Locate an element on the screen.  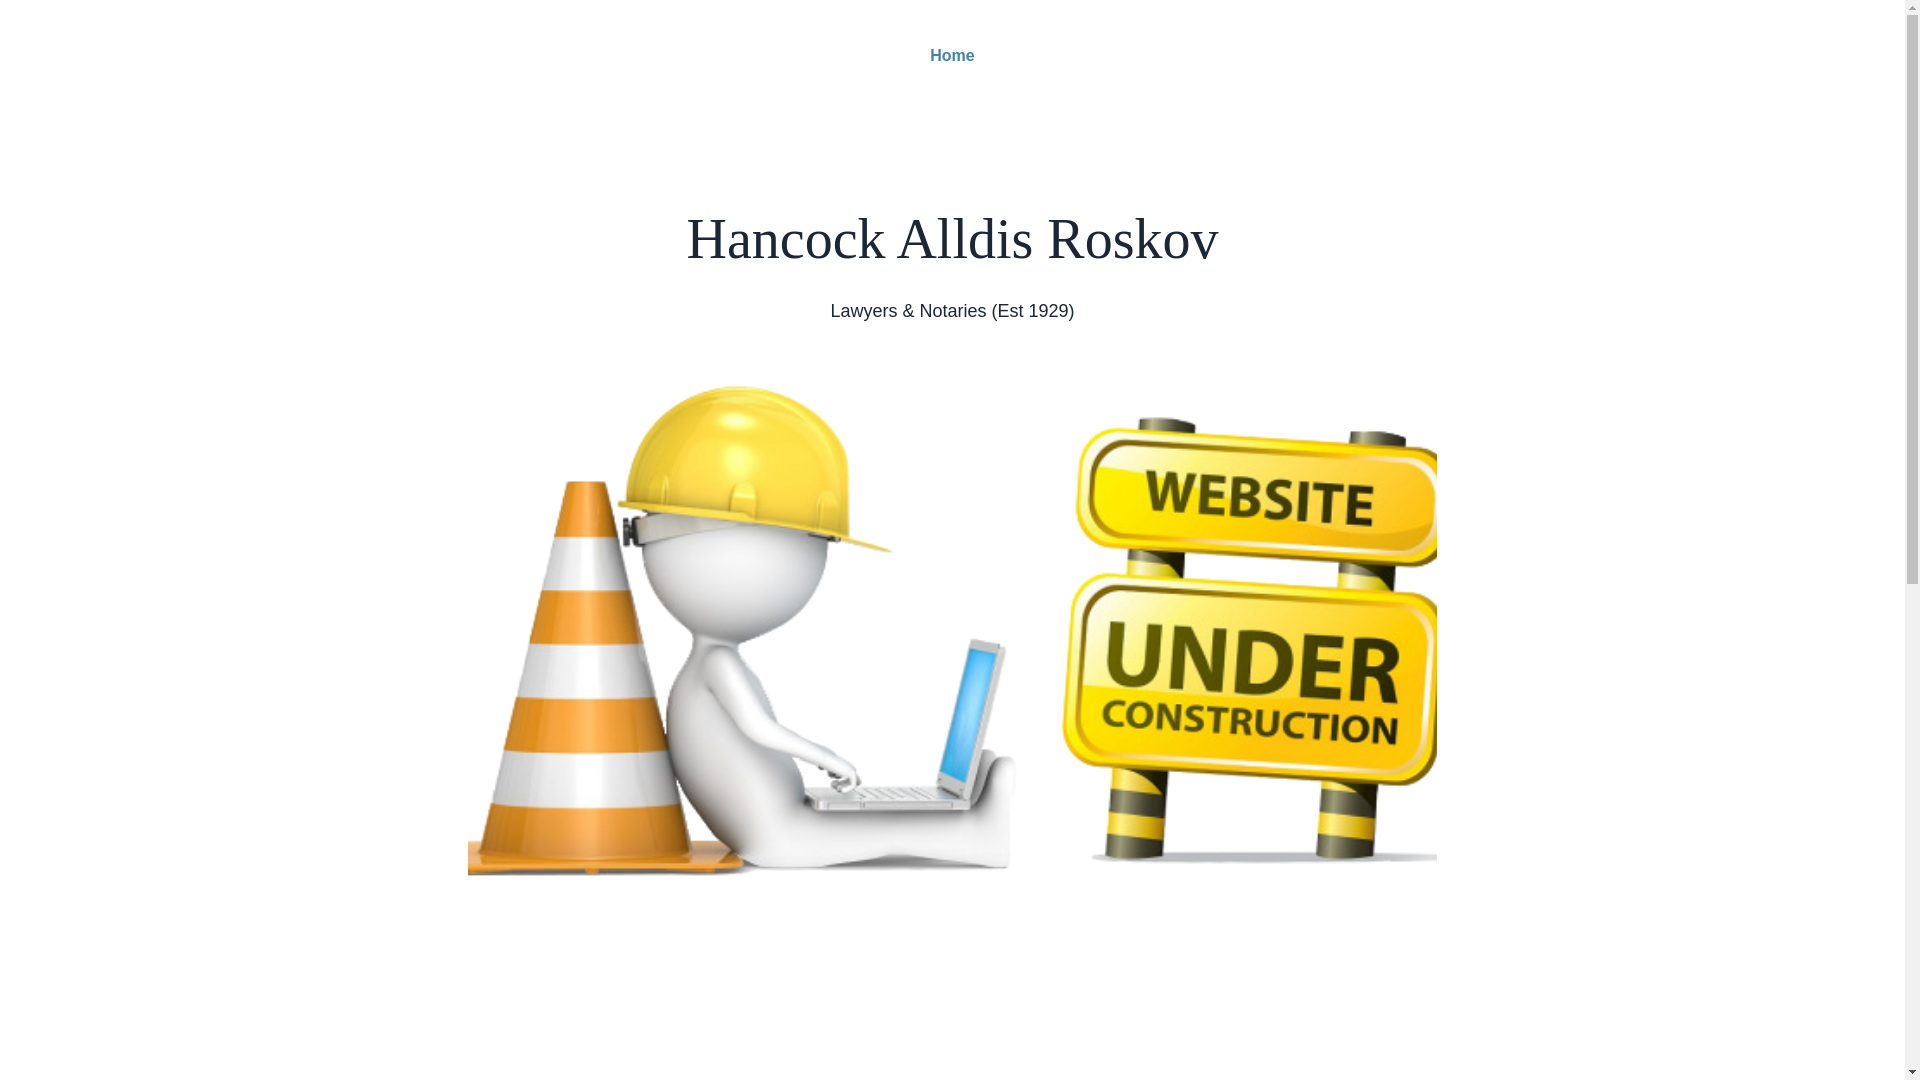
'Home' is located at coordinates (950, 55).